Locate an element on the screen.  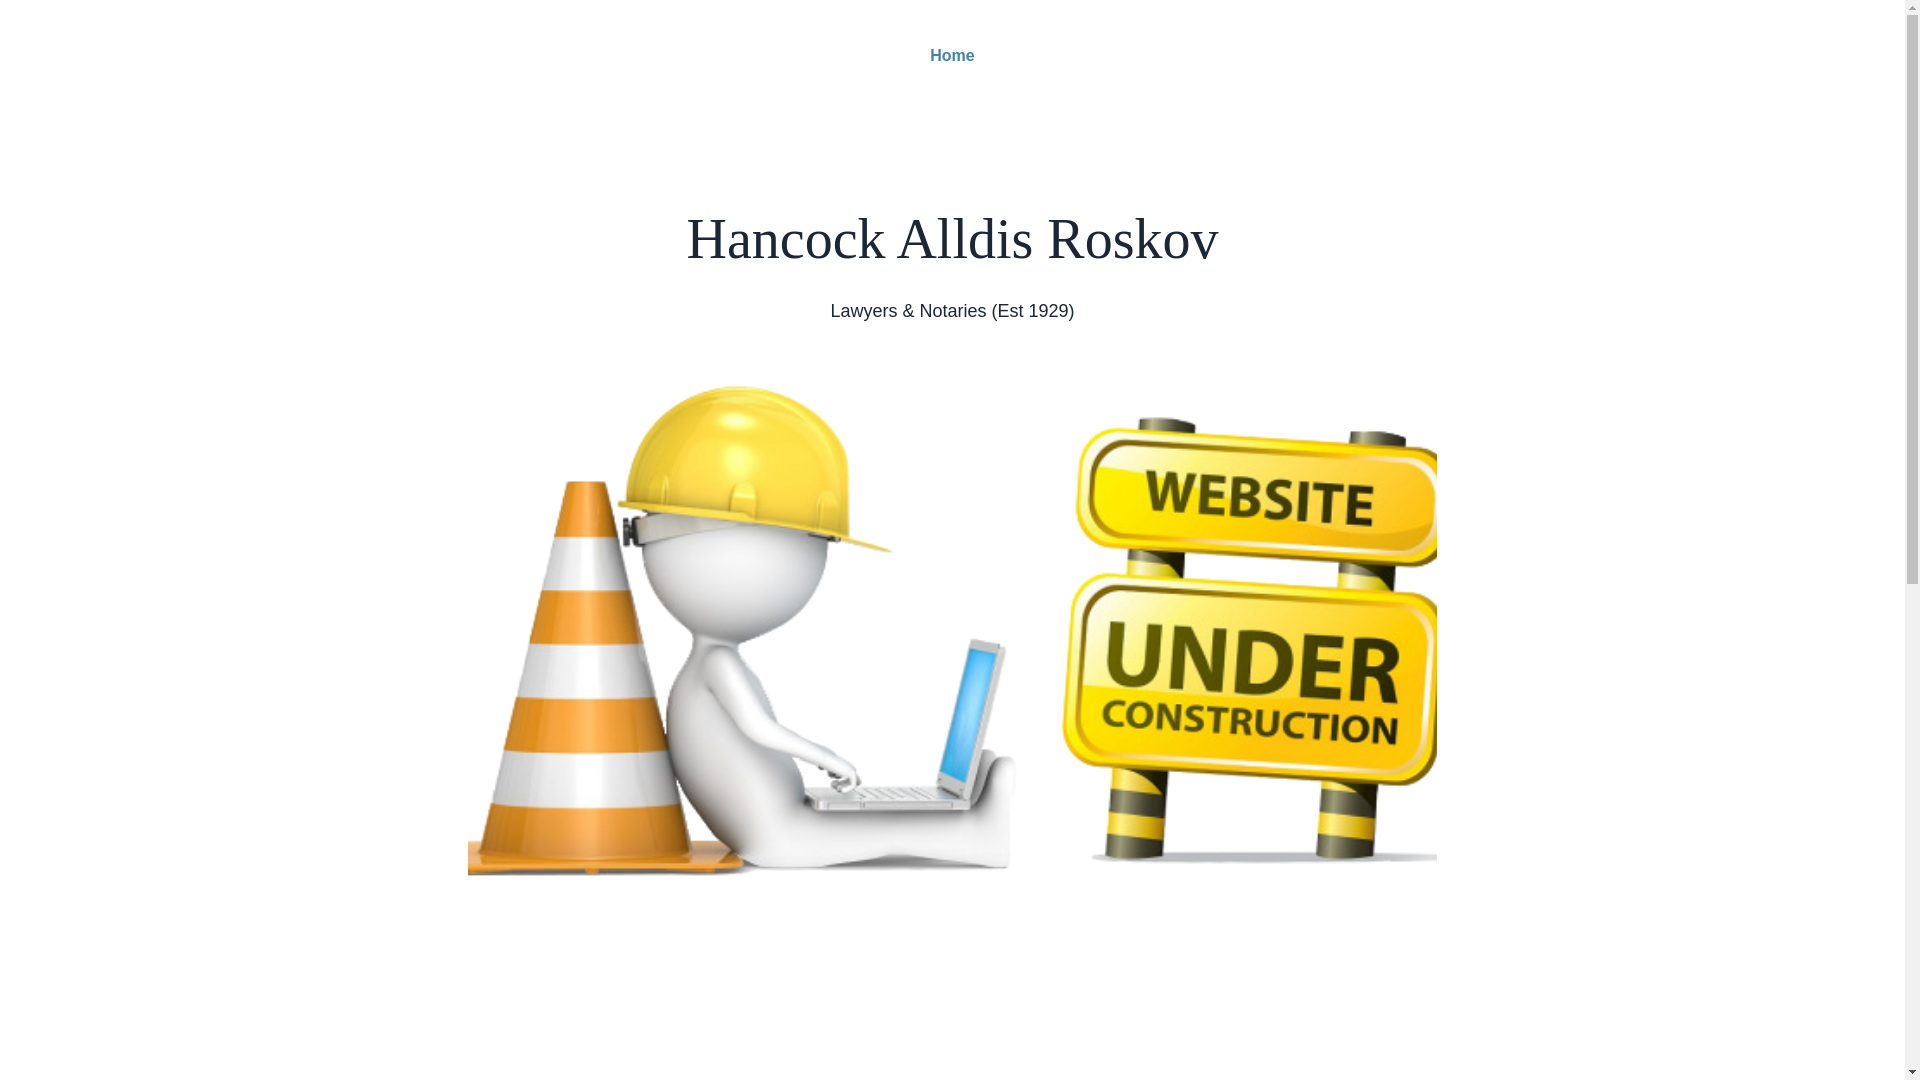
'Home' is located at coordinates (950, 55).